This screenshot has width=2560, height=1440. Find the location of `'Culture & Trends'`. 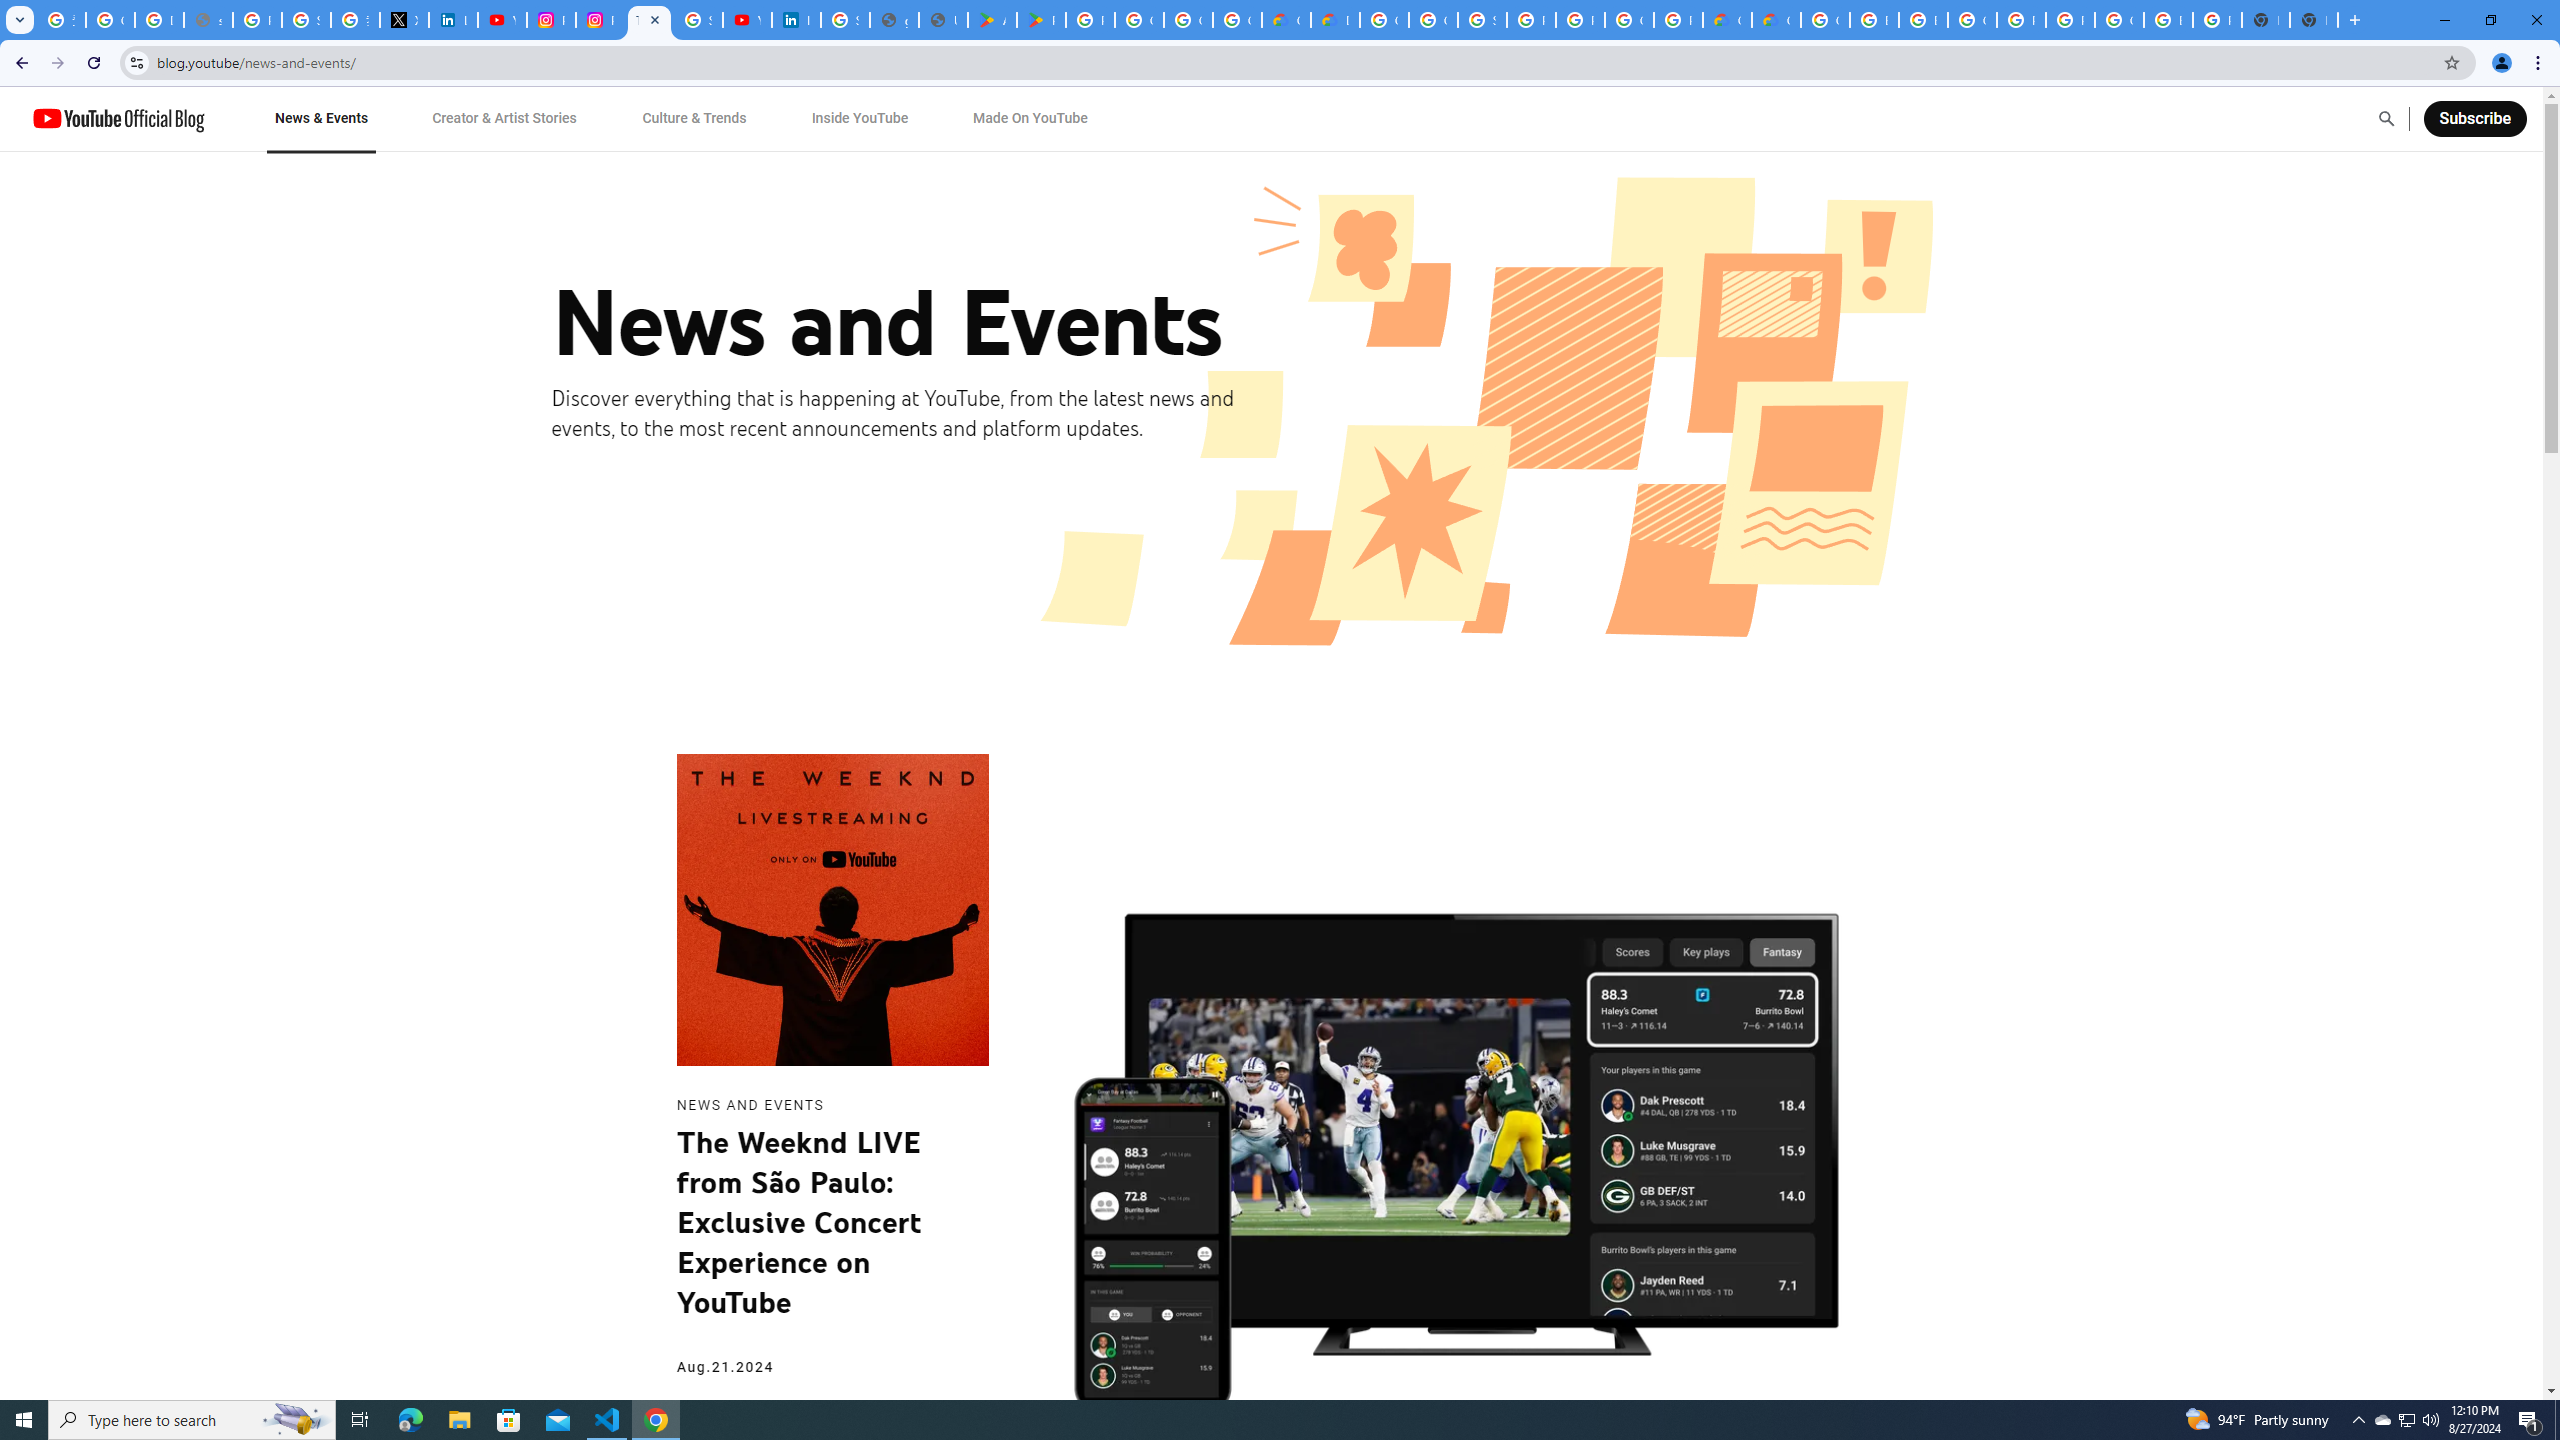

'Culture & Trends' is located at coordinates (694, 118).